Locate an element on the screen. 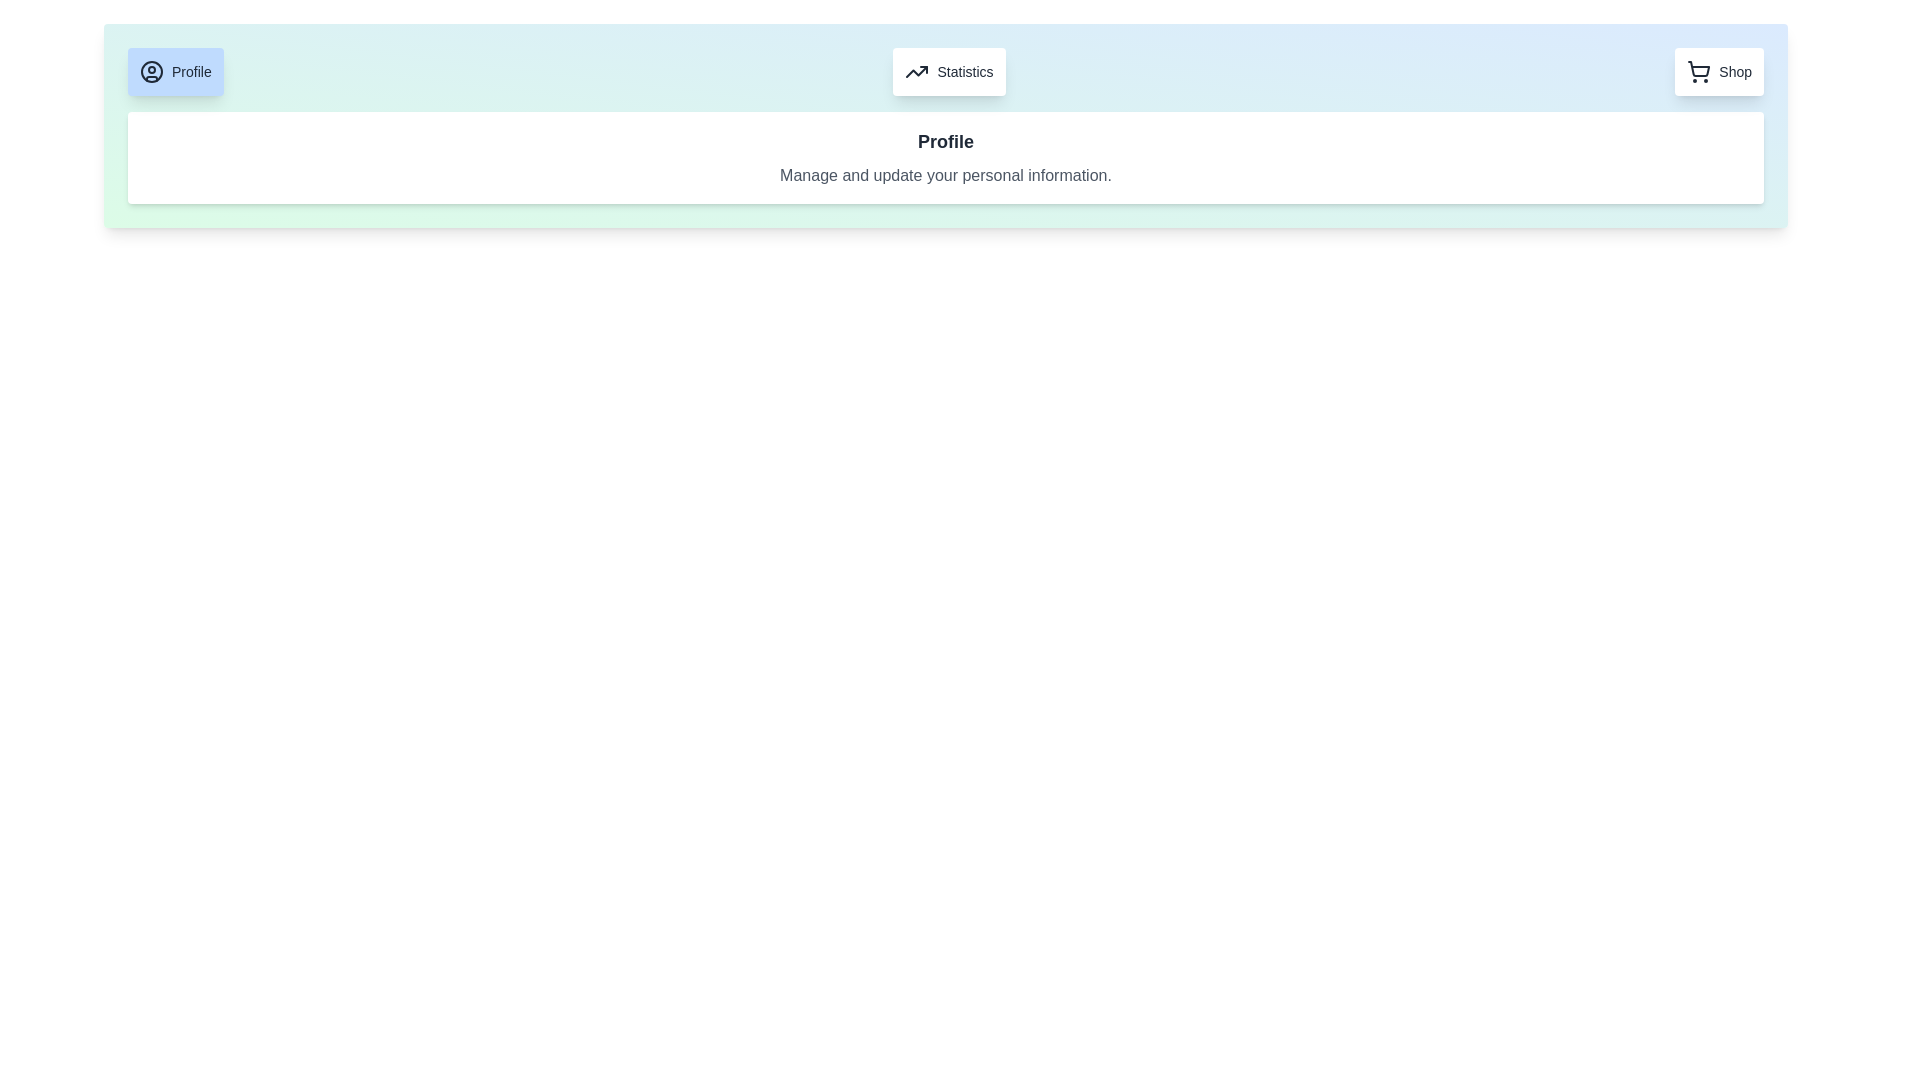 This screenshot has width=1920, height=1080. the 'Statistics' button, which is the second button in a horizontal arrangement of three, to observe its scaling effect is located at coordinates (948, 71).